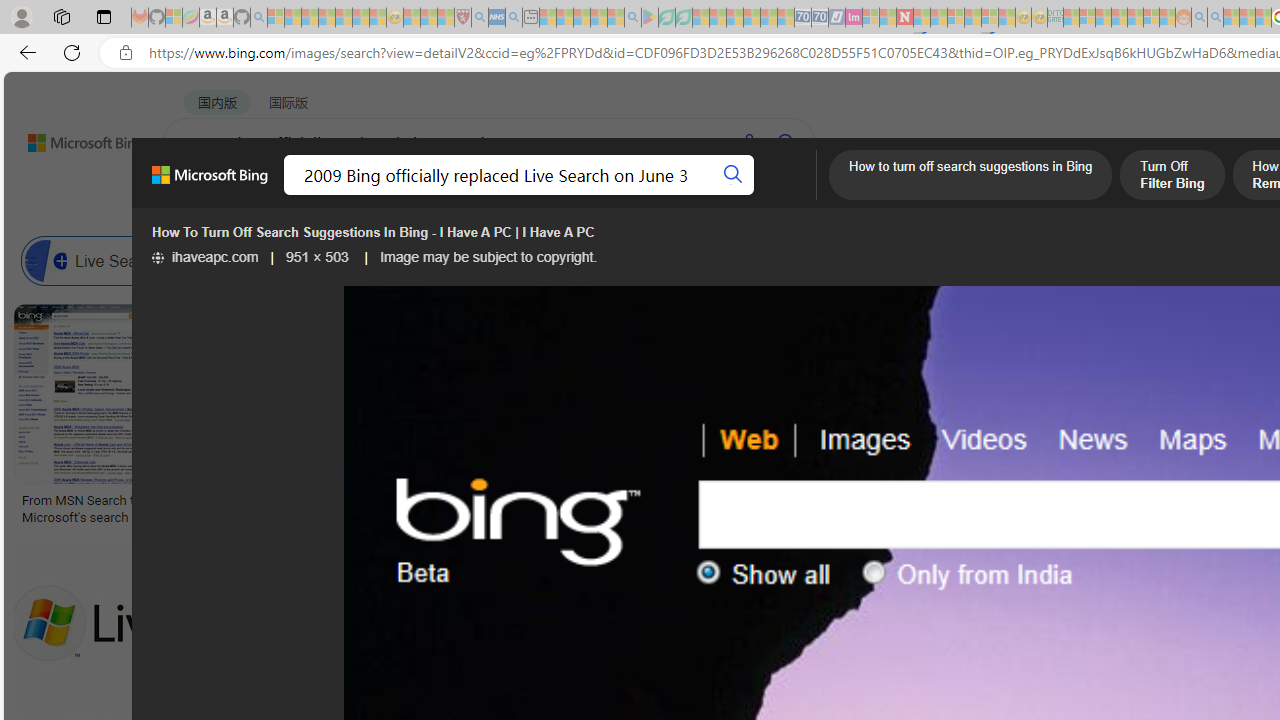  What do you see at coordinates (666, 17) in the screenshot?
I see `'Terms of Use Agreement - Sleeping'` at bounding box center [666, 17].